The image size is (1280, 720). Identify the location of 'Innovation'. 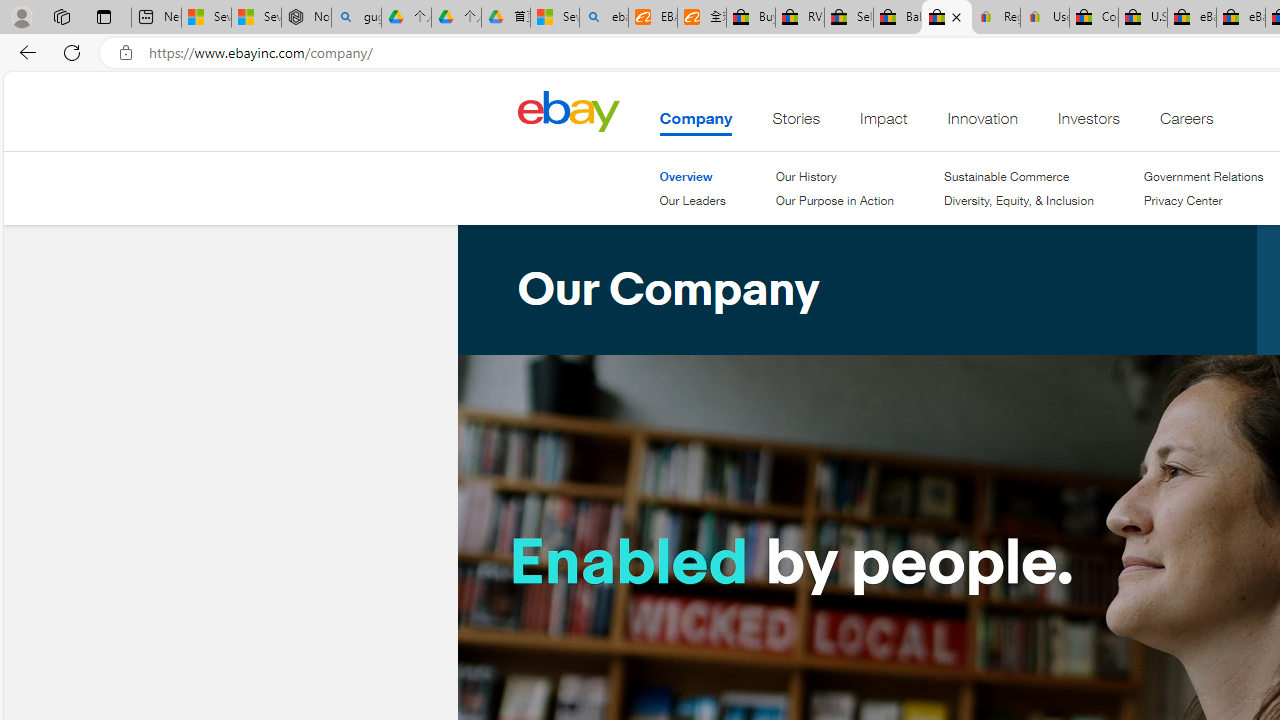
(983, 123).